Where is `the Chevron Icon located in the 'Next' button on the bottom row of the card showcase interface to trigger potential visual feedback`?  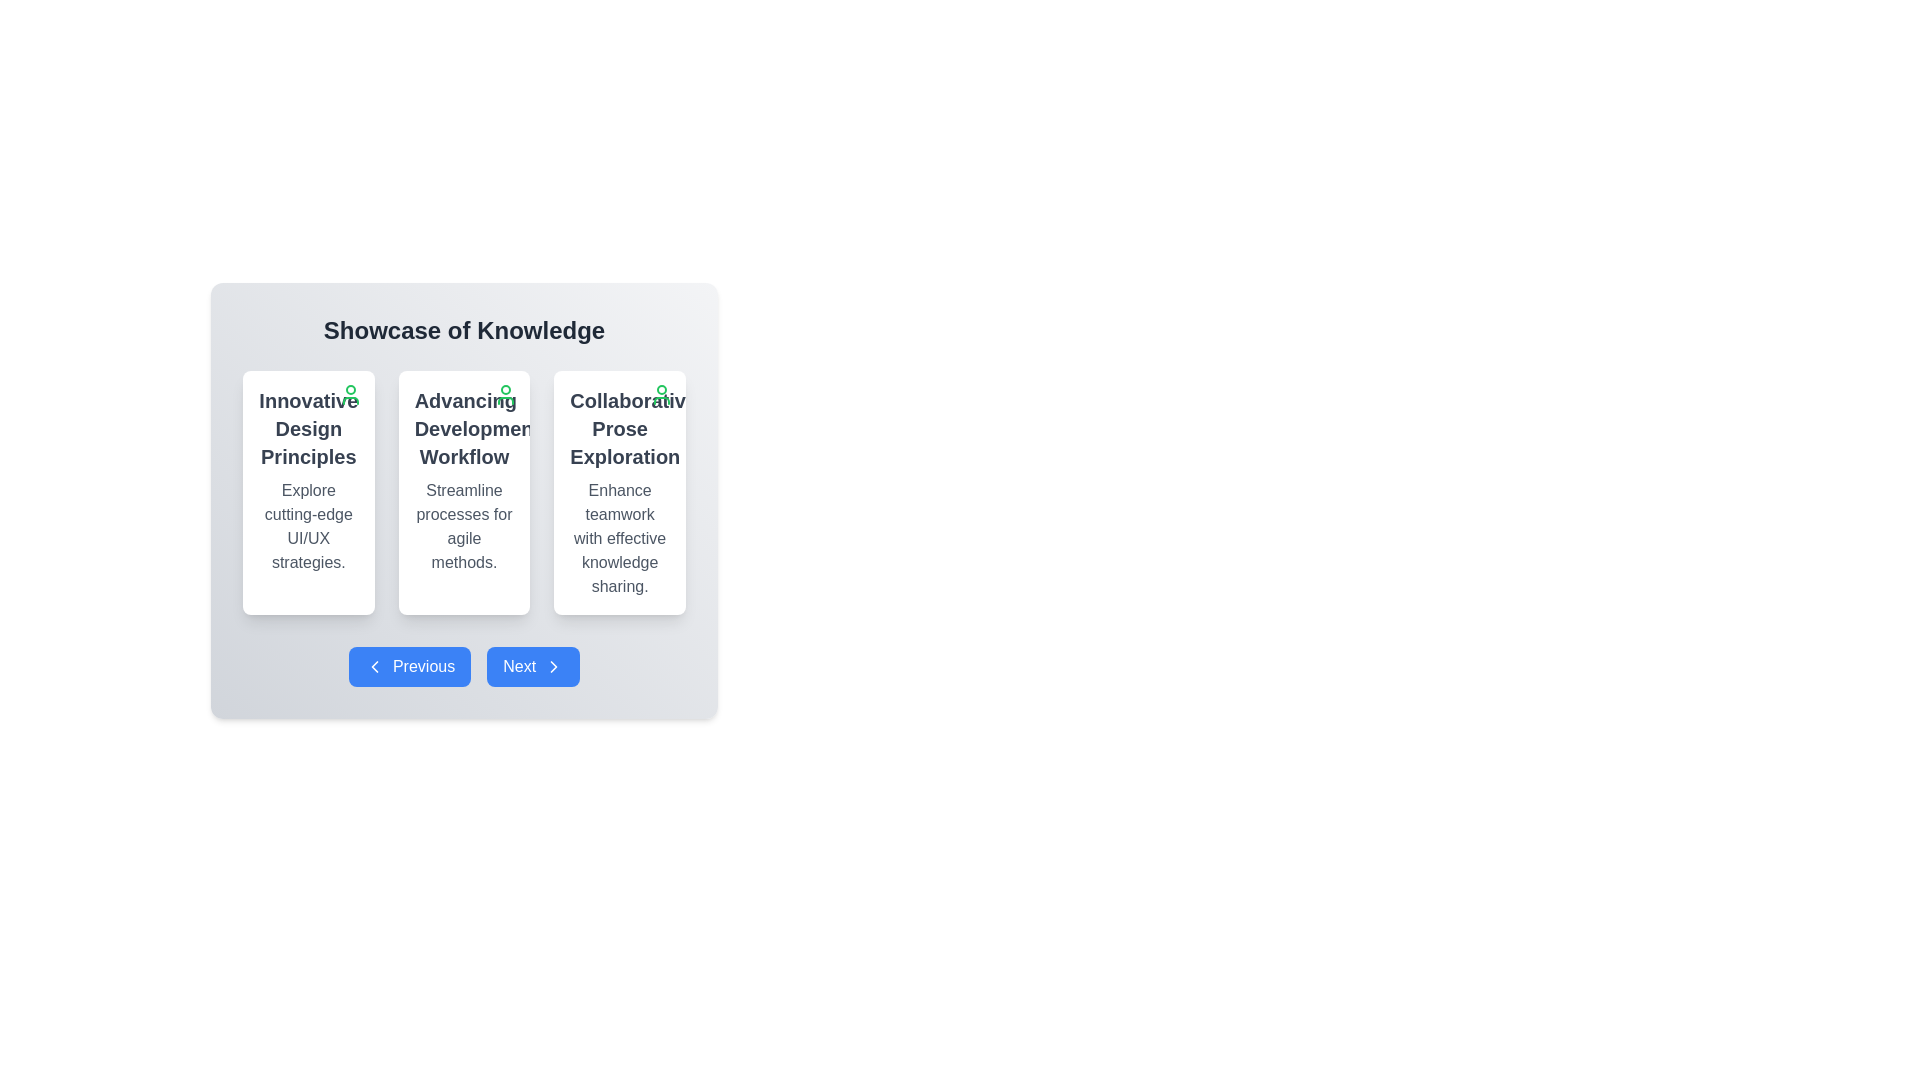 the Chevron Icon located in the 'Next' button on the bottom row of the card showcase interface to trigger potential visual feedback is located at coordinates (554, 667).